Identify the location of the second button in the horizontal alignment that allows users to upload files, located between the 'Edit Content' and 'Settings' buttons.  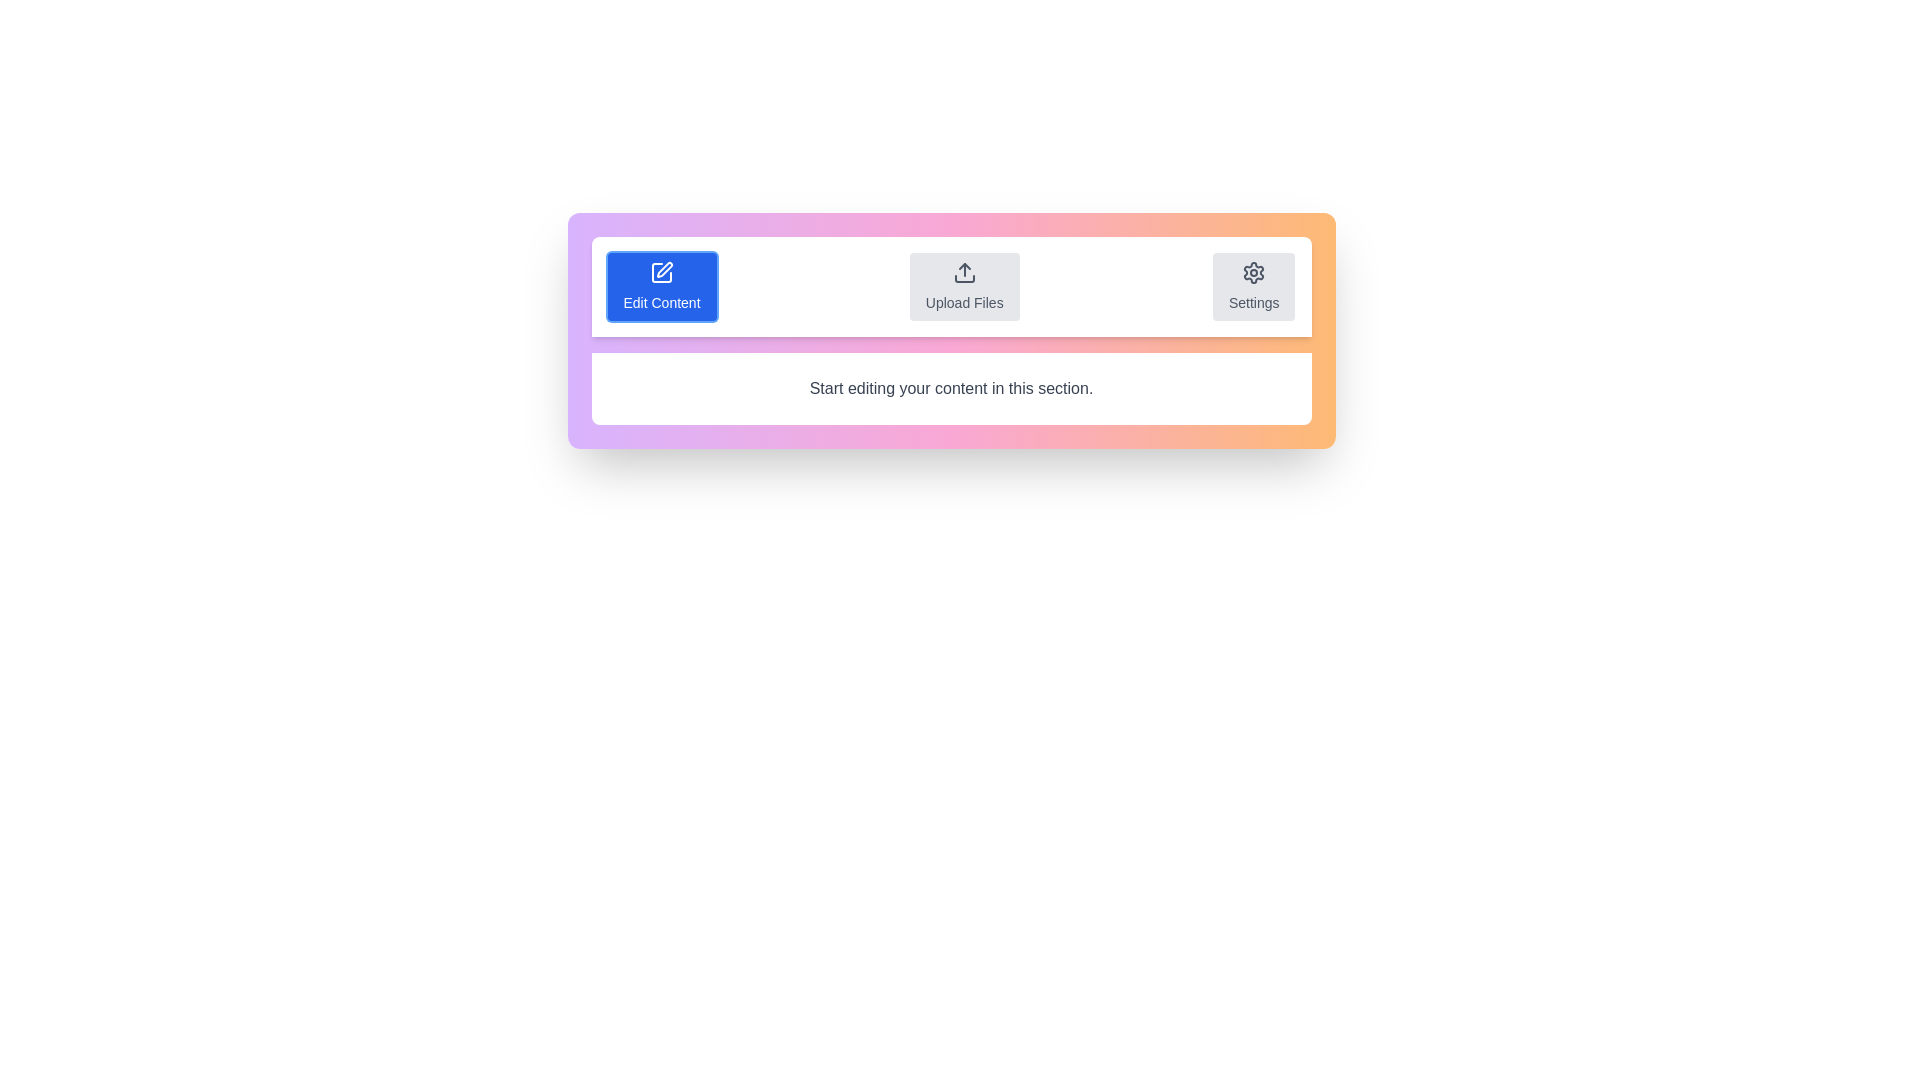
(964, 286).